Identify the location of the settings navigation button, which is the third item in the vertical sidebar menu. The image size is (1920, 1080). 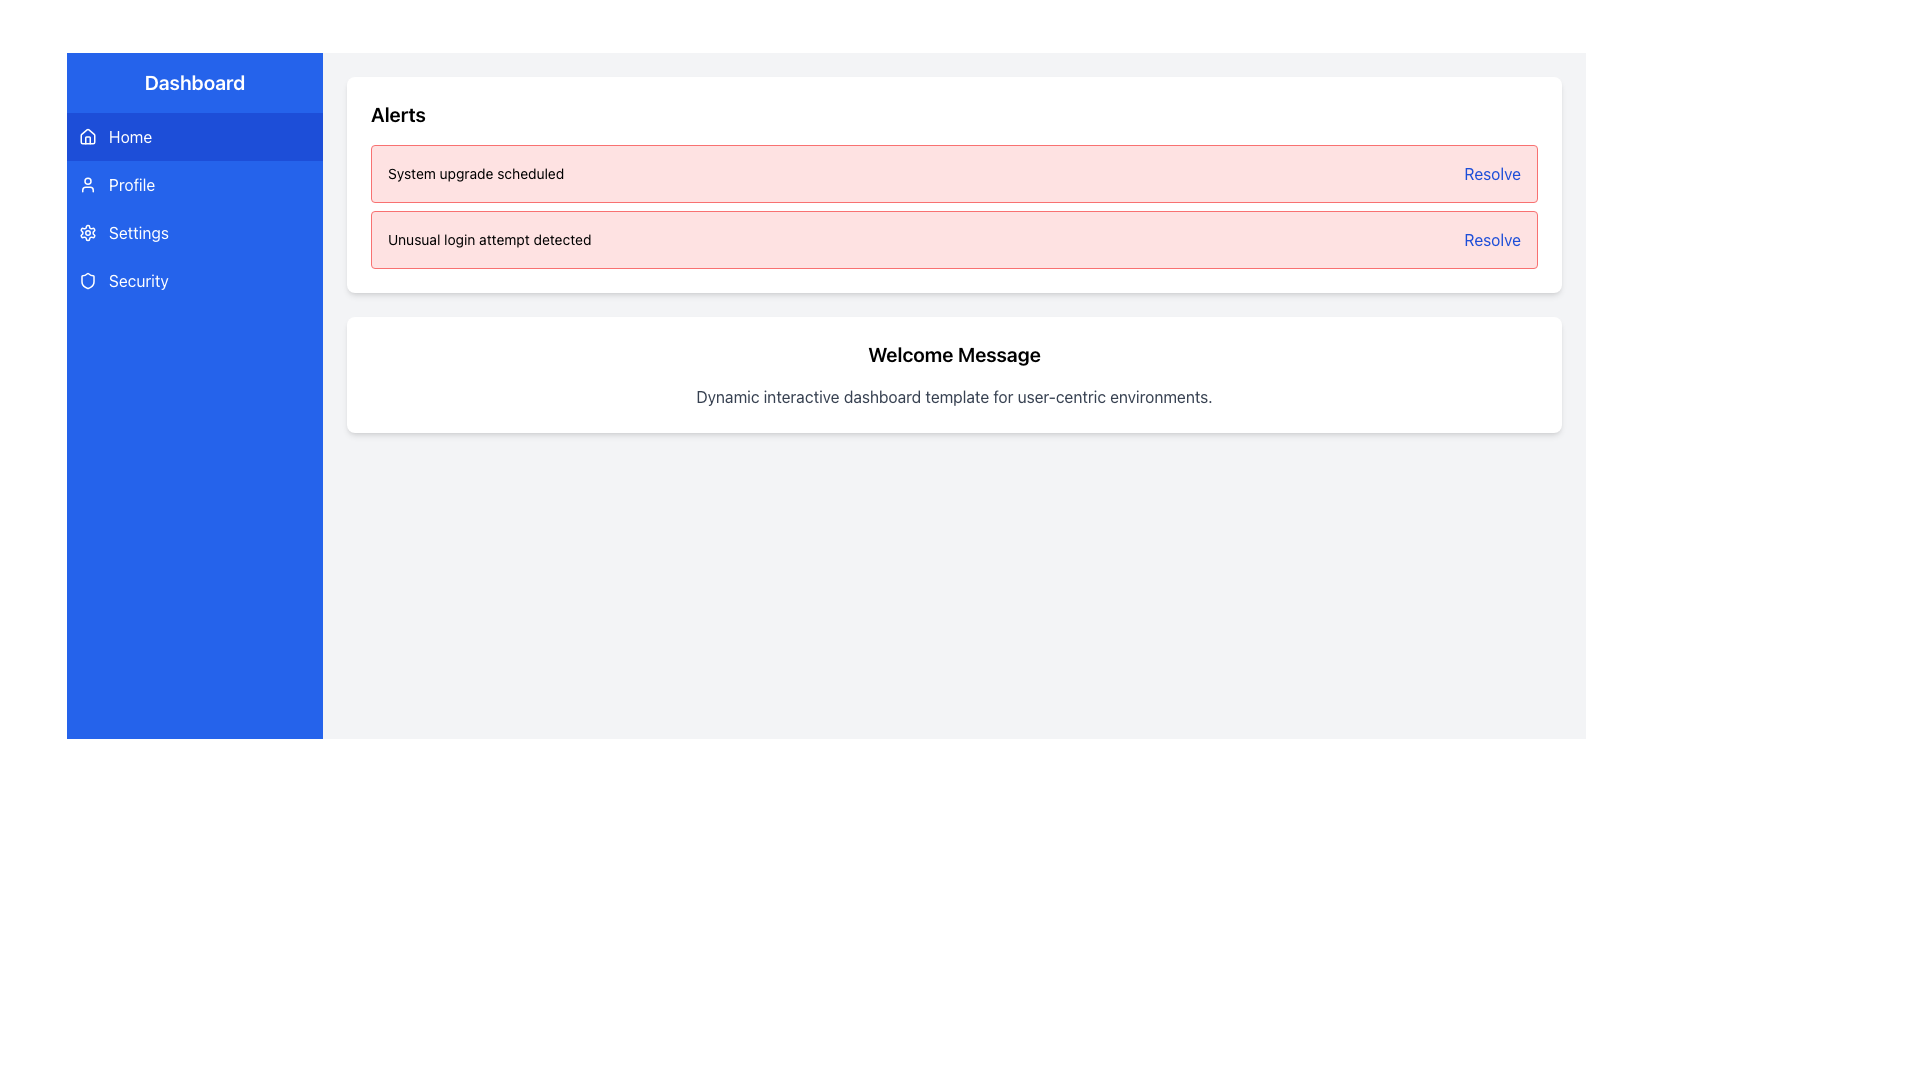
(195, 231).